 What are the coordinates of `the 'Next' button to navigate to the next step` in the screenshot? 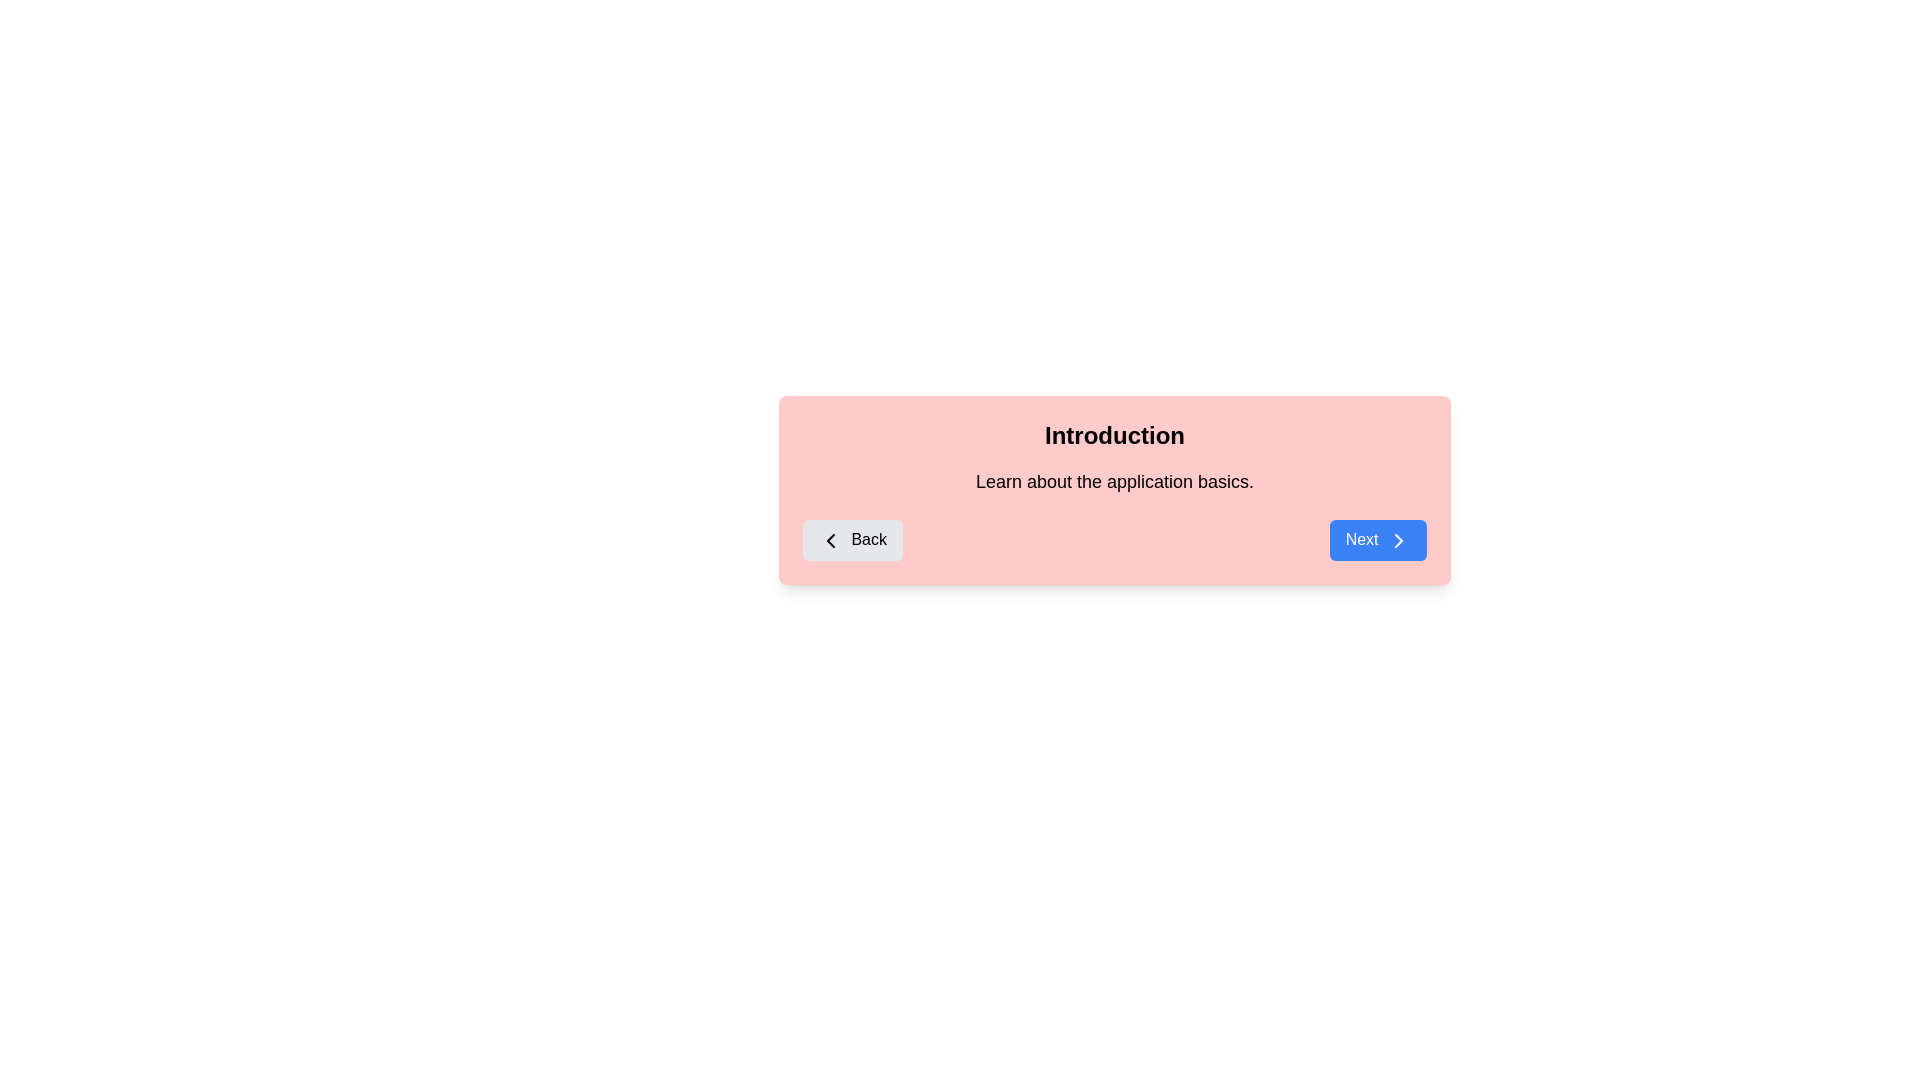 It's located at (1376, 540).